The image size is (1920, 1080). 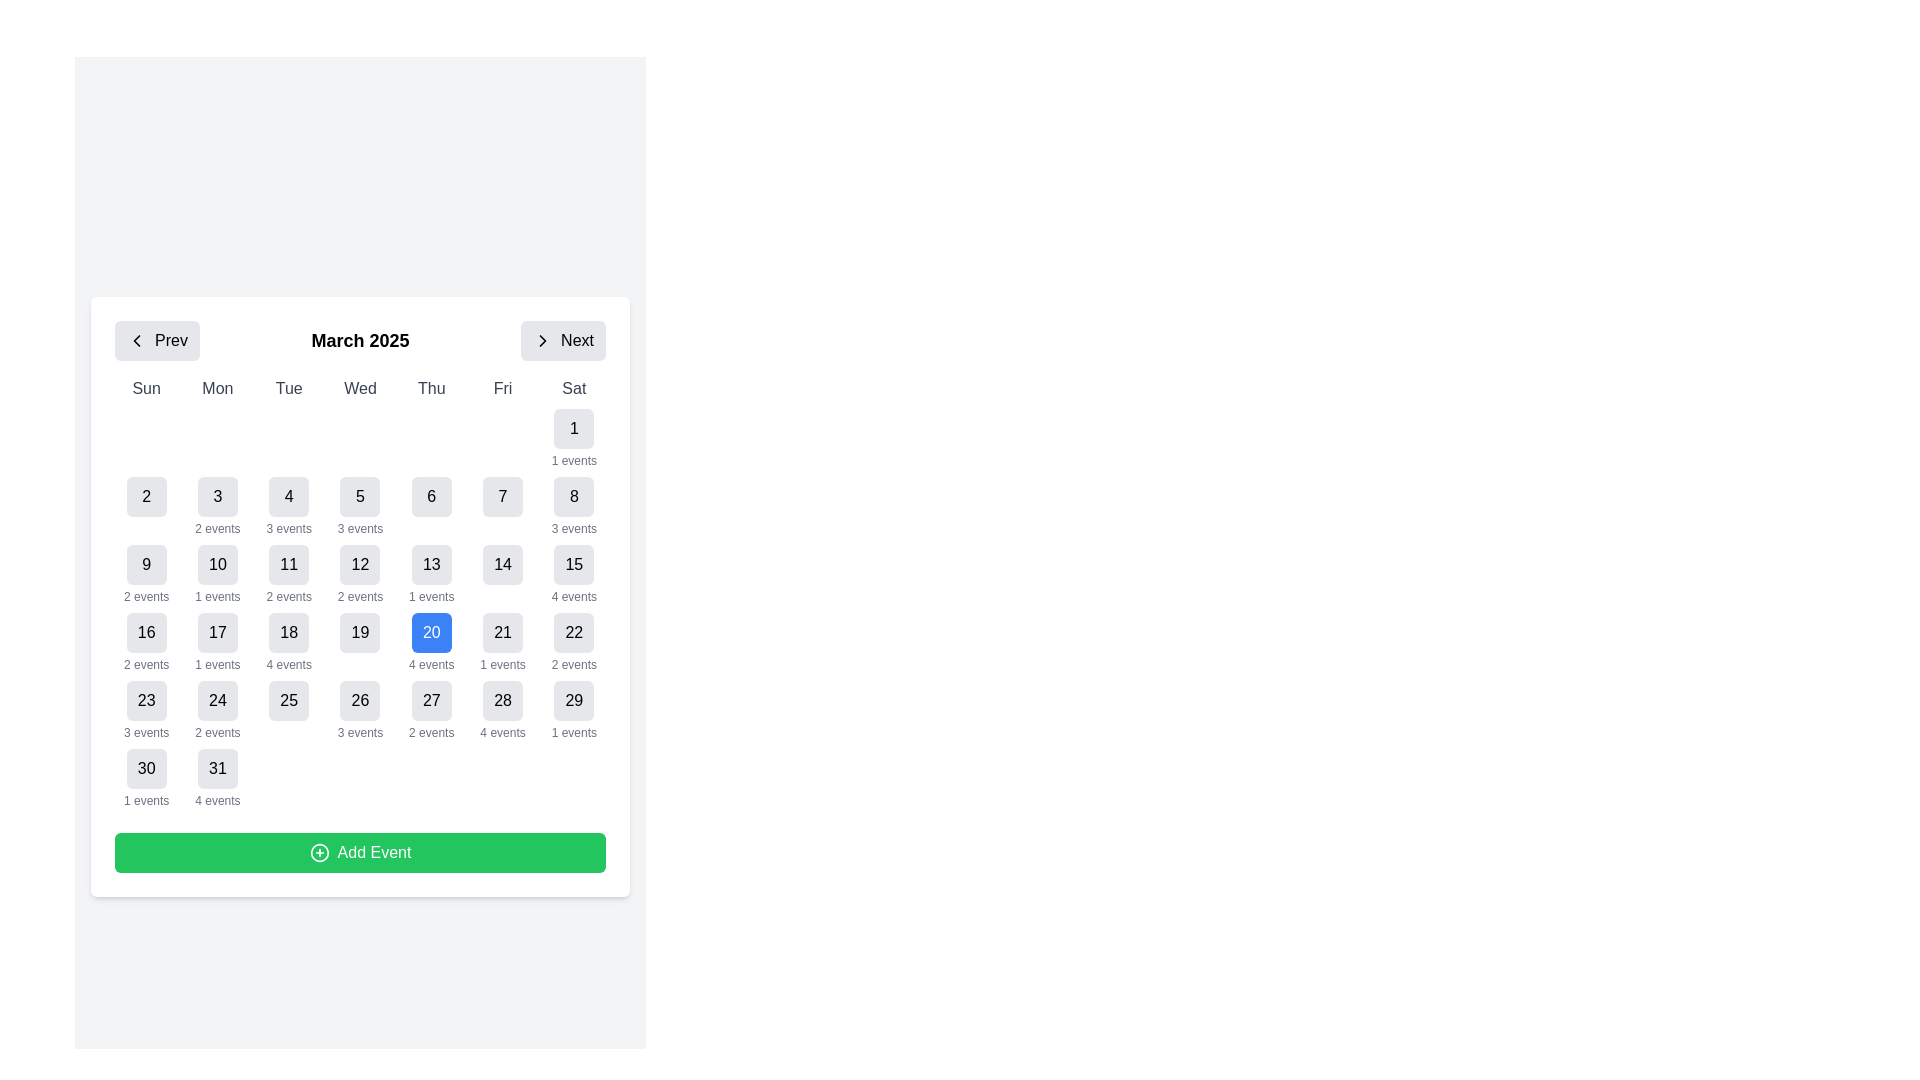 I want to click on the 'Prev' button on the calendar navigation header, so click(x=171, y=339).